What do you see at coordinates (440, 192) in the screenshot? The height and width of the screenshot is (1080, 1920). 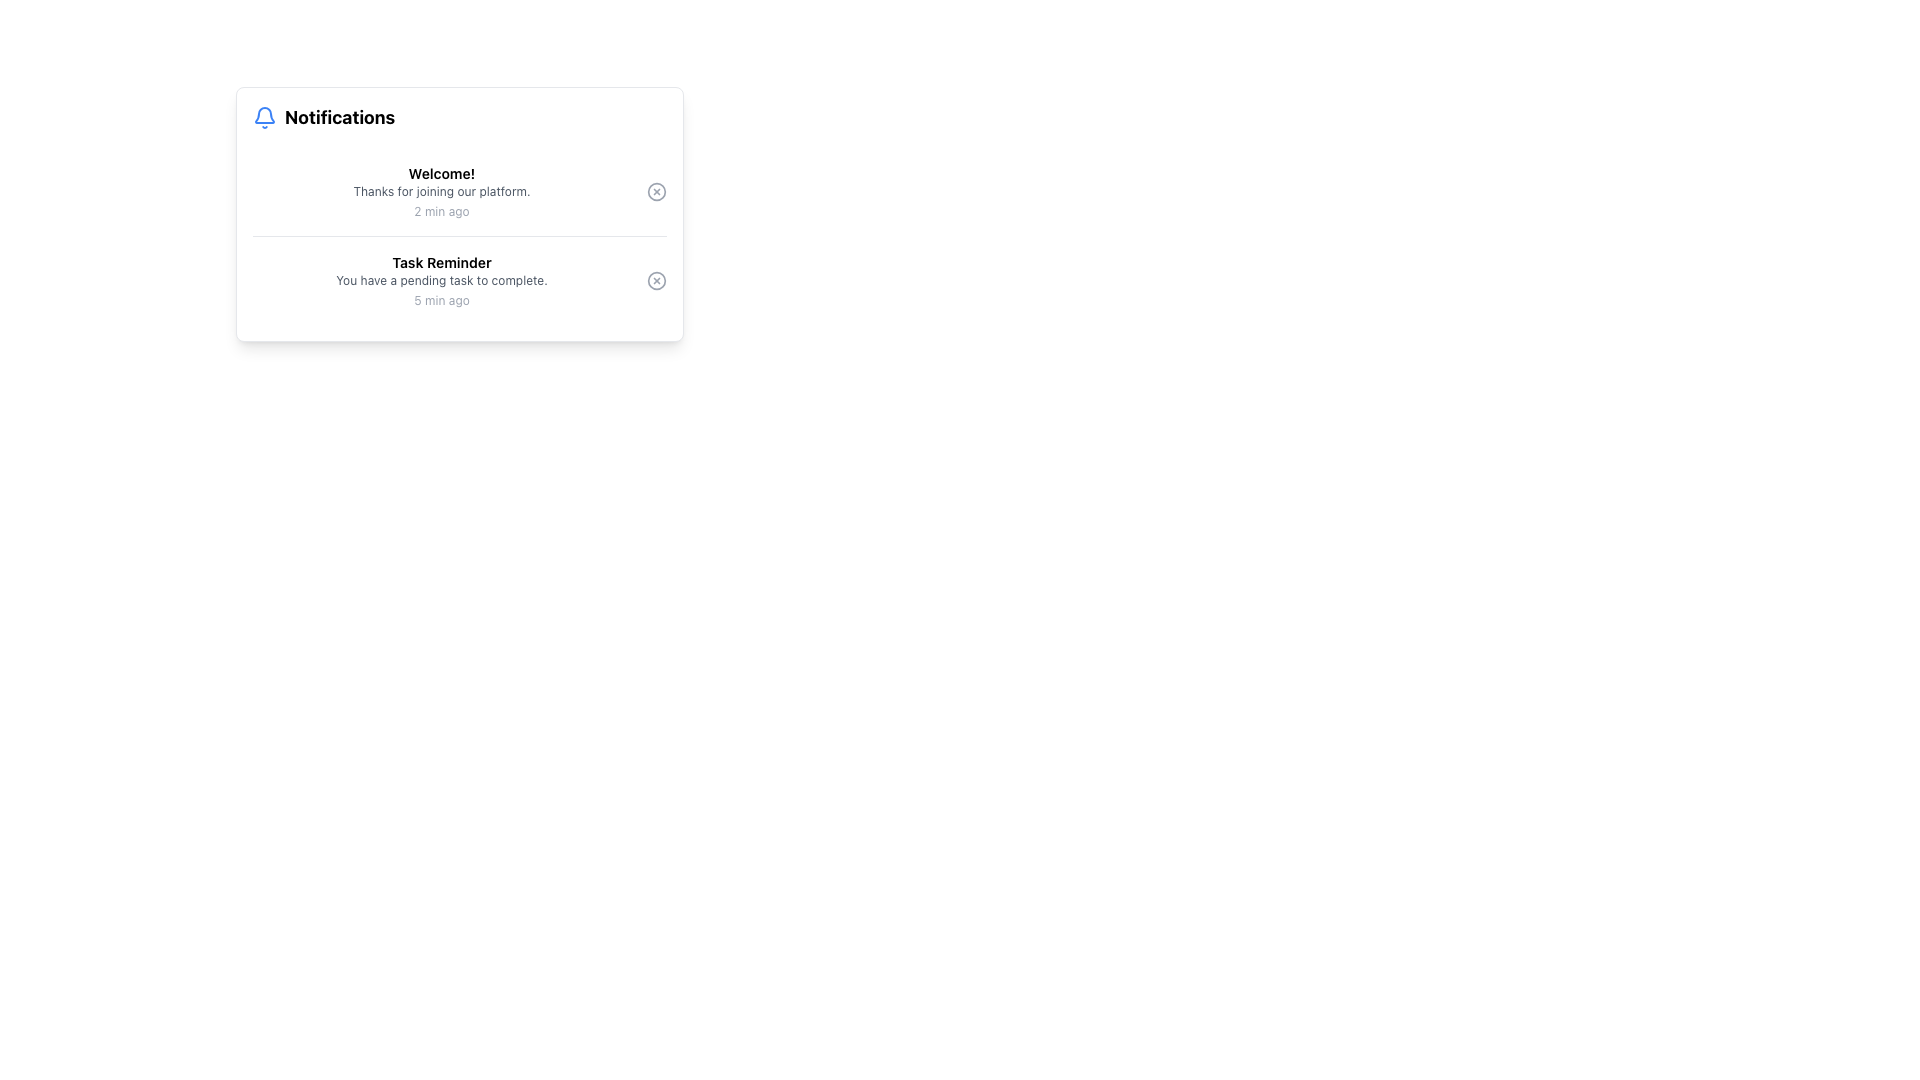 I see `the text label that reads 'Thanks for joining our platform.' which is styled in gray and located beneath the title 'Welcome!' and above the timestamp '2 min ago.'` at bounding box center [440, 192].